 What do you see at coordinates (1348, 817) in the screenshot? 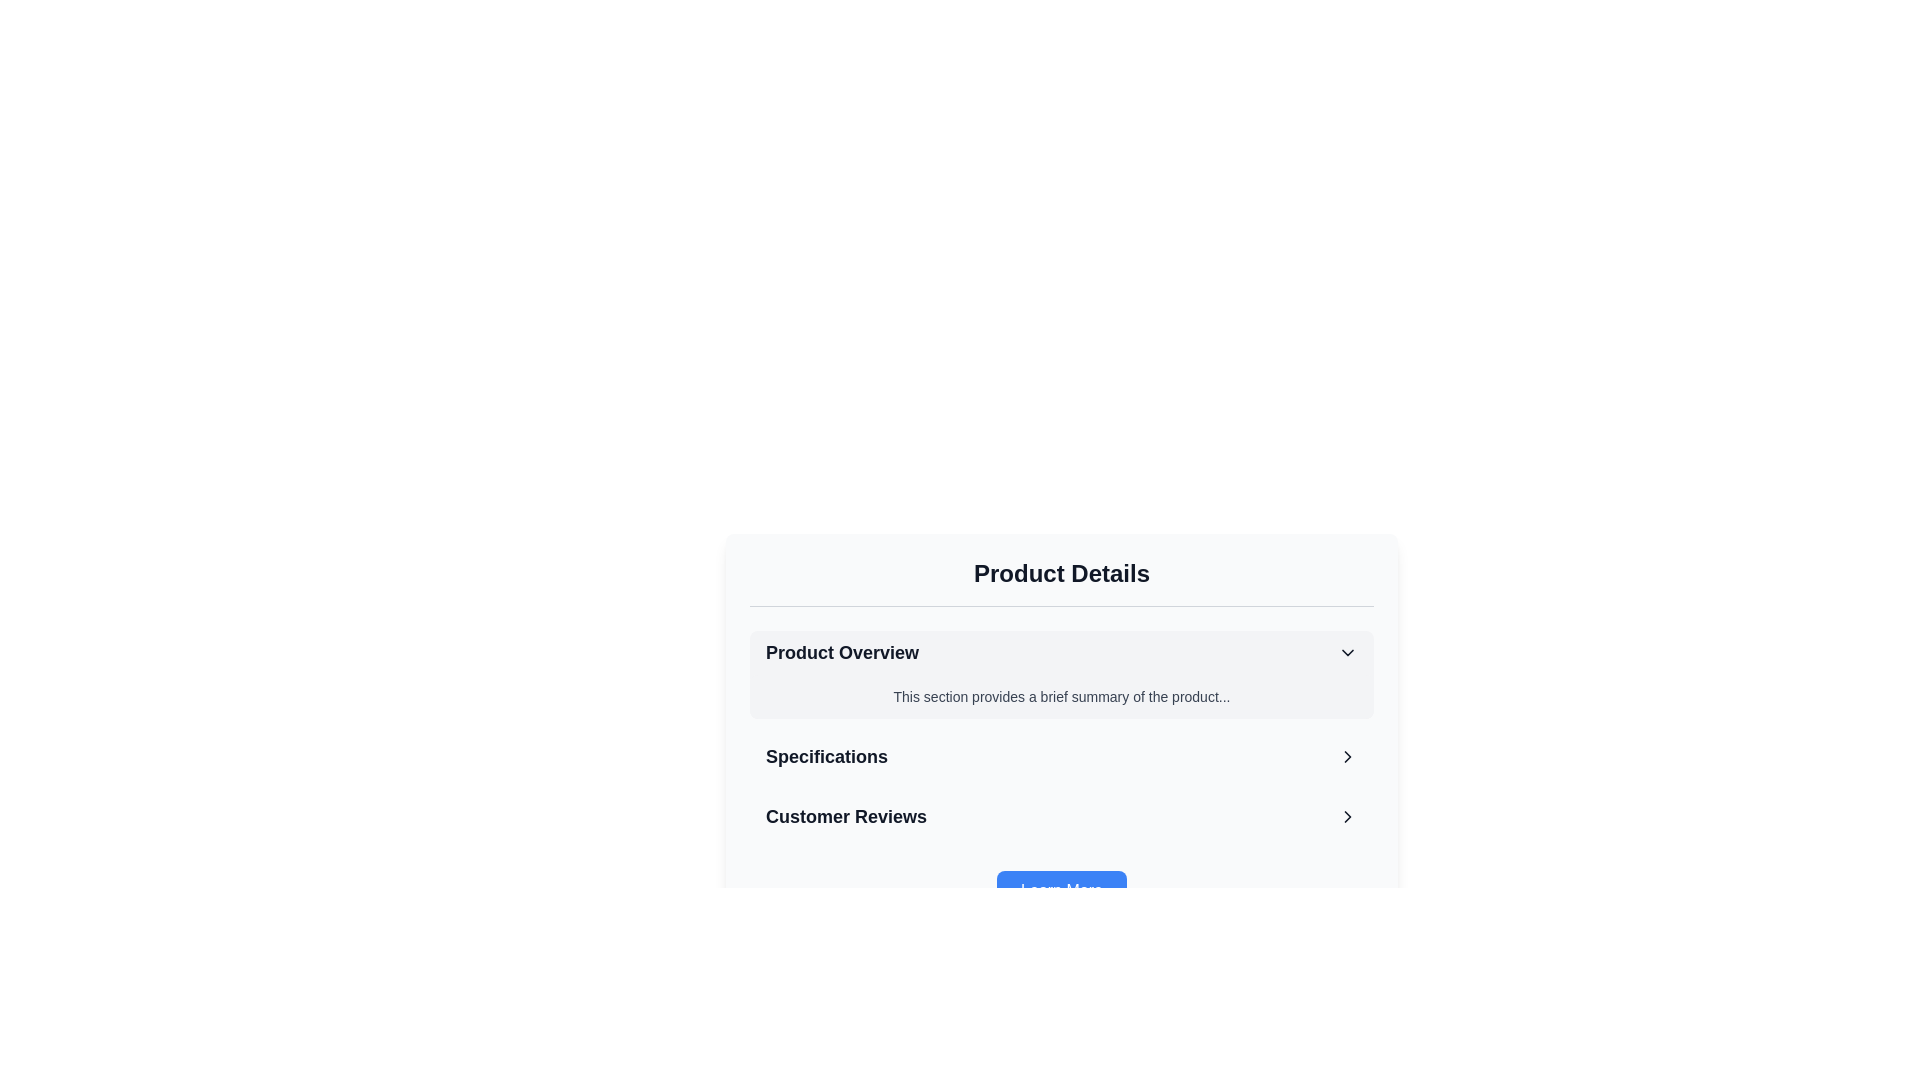
I see `the Chevron Right icon in the Customer Reviews section to trigger a tooltip or style change` at bounding box center [1348, 817].